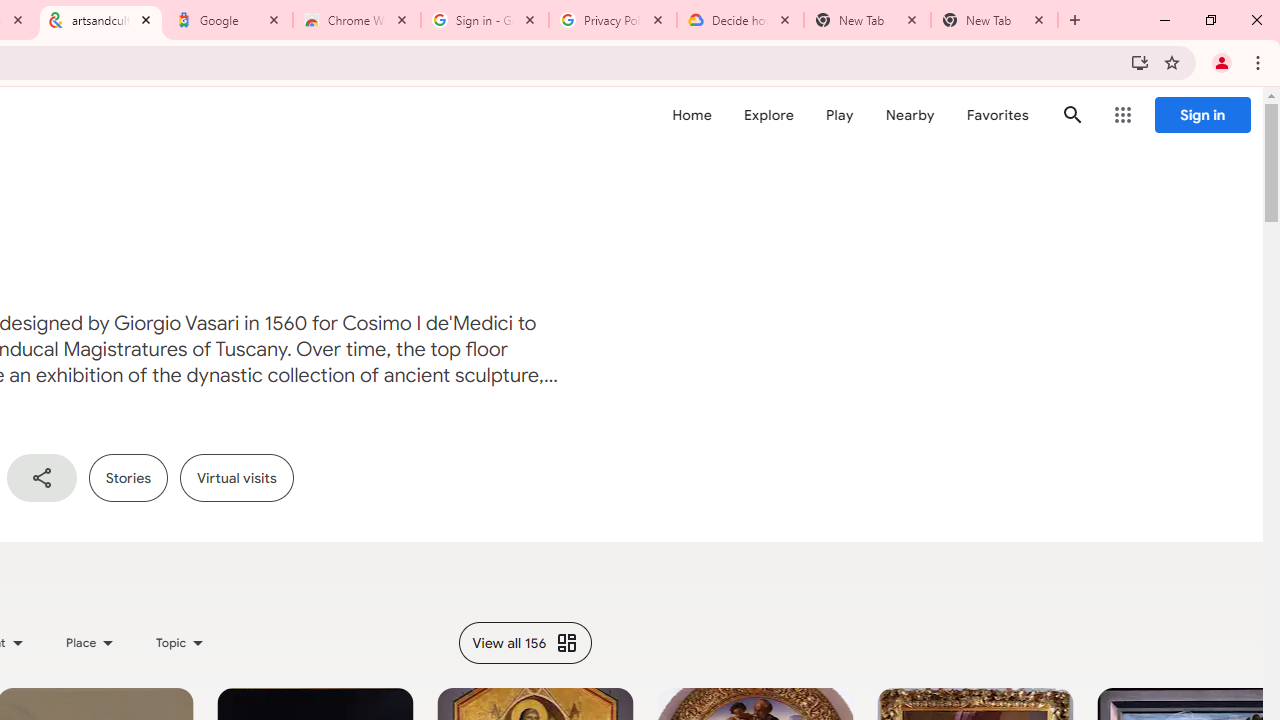  Describe the element at coordinates (994, 20) in the screenshot. I see `'New Tab'` at that location.